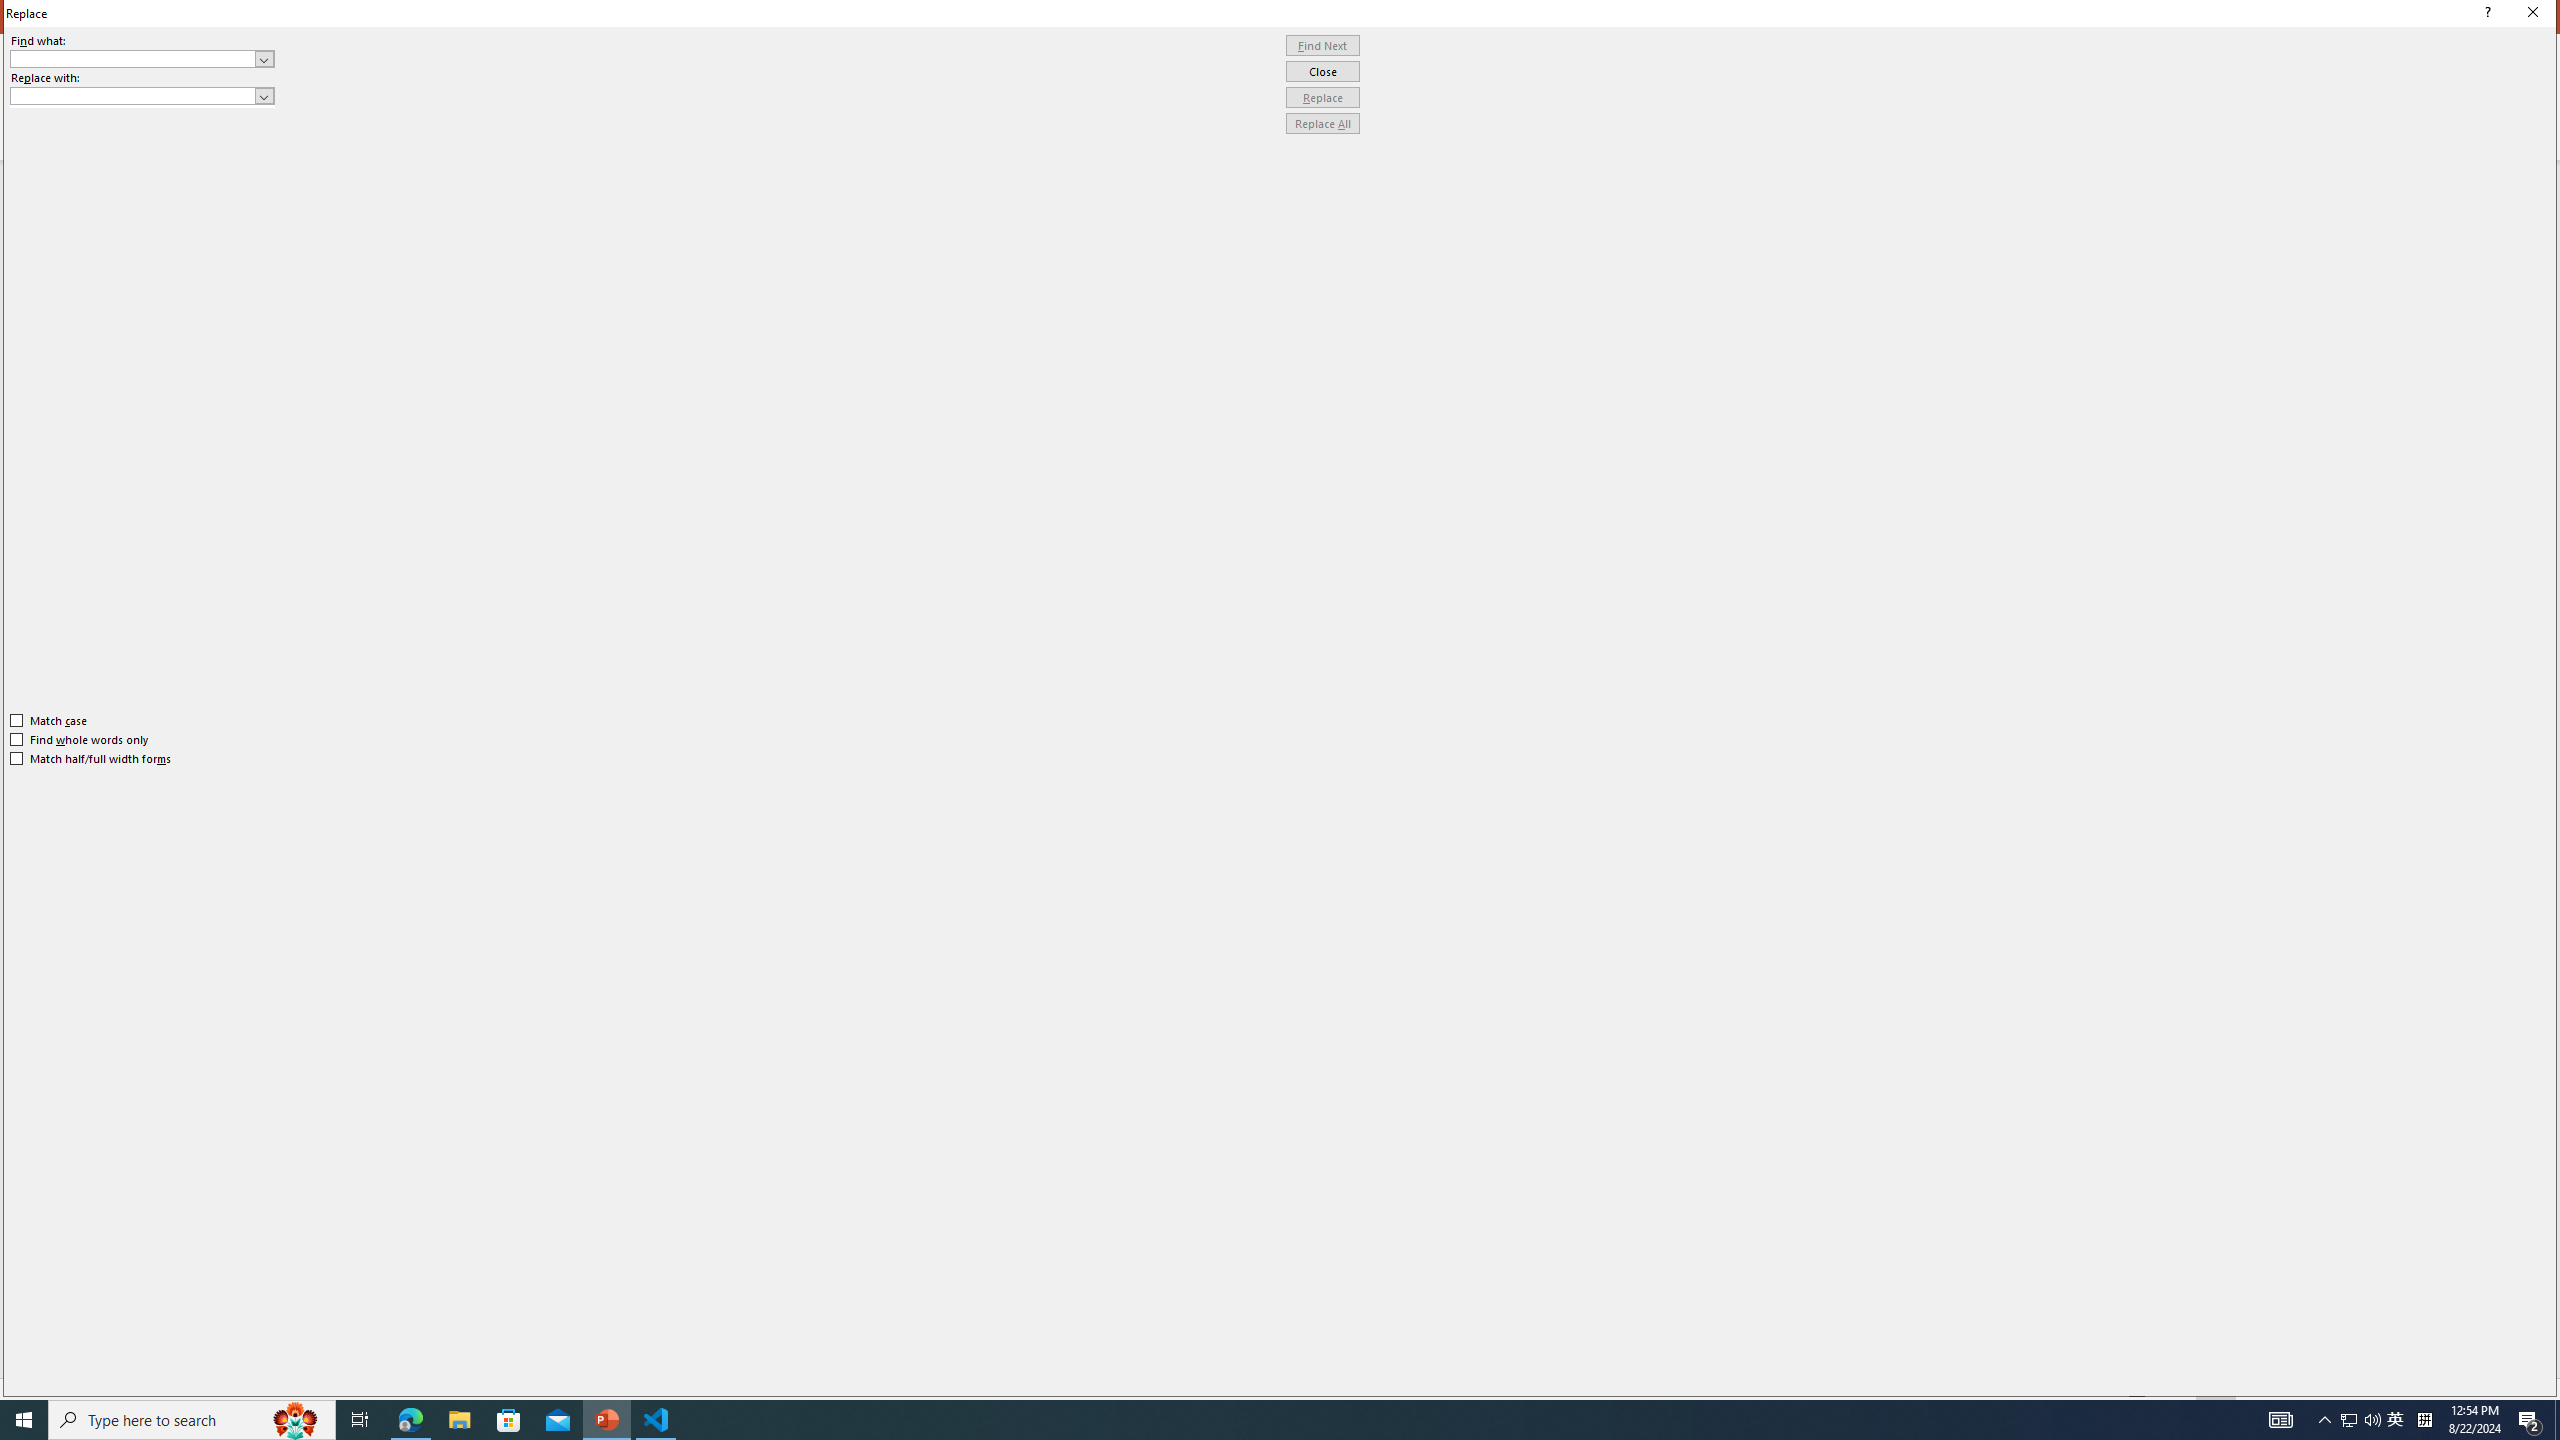  Describe the element at coordinates (142, 95) in the screenshot. I see `'Replace with'` at that location.